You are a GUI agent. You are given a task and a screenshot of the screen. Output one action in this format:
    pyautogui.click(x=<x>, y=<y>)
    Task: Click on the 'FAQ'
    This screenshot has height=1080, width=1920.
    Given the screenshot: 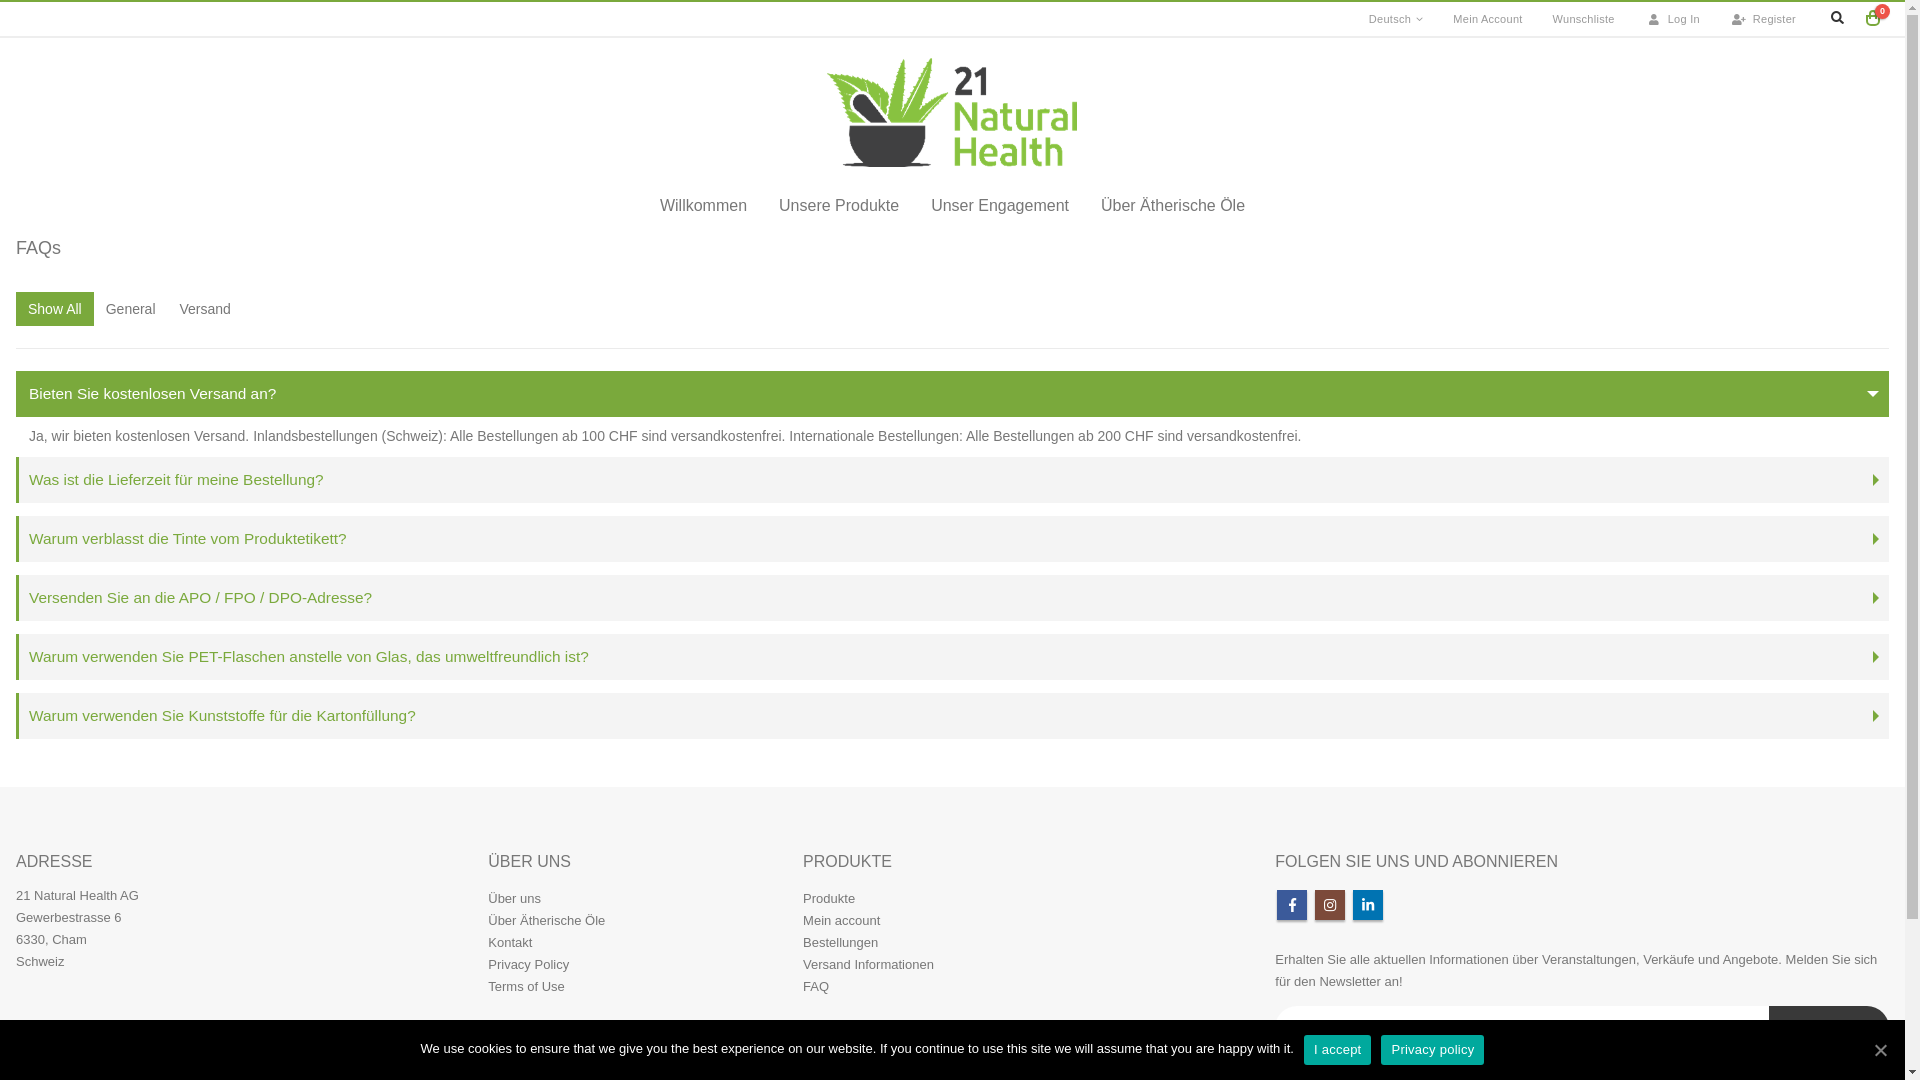 What is the action you would take?
    pyautogui.click(x=802, y=985)
    